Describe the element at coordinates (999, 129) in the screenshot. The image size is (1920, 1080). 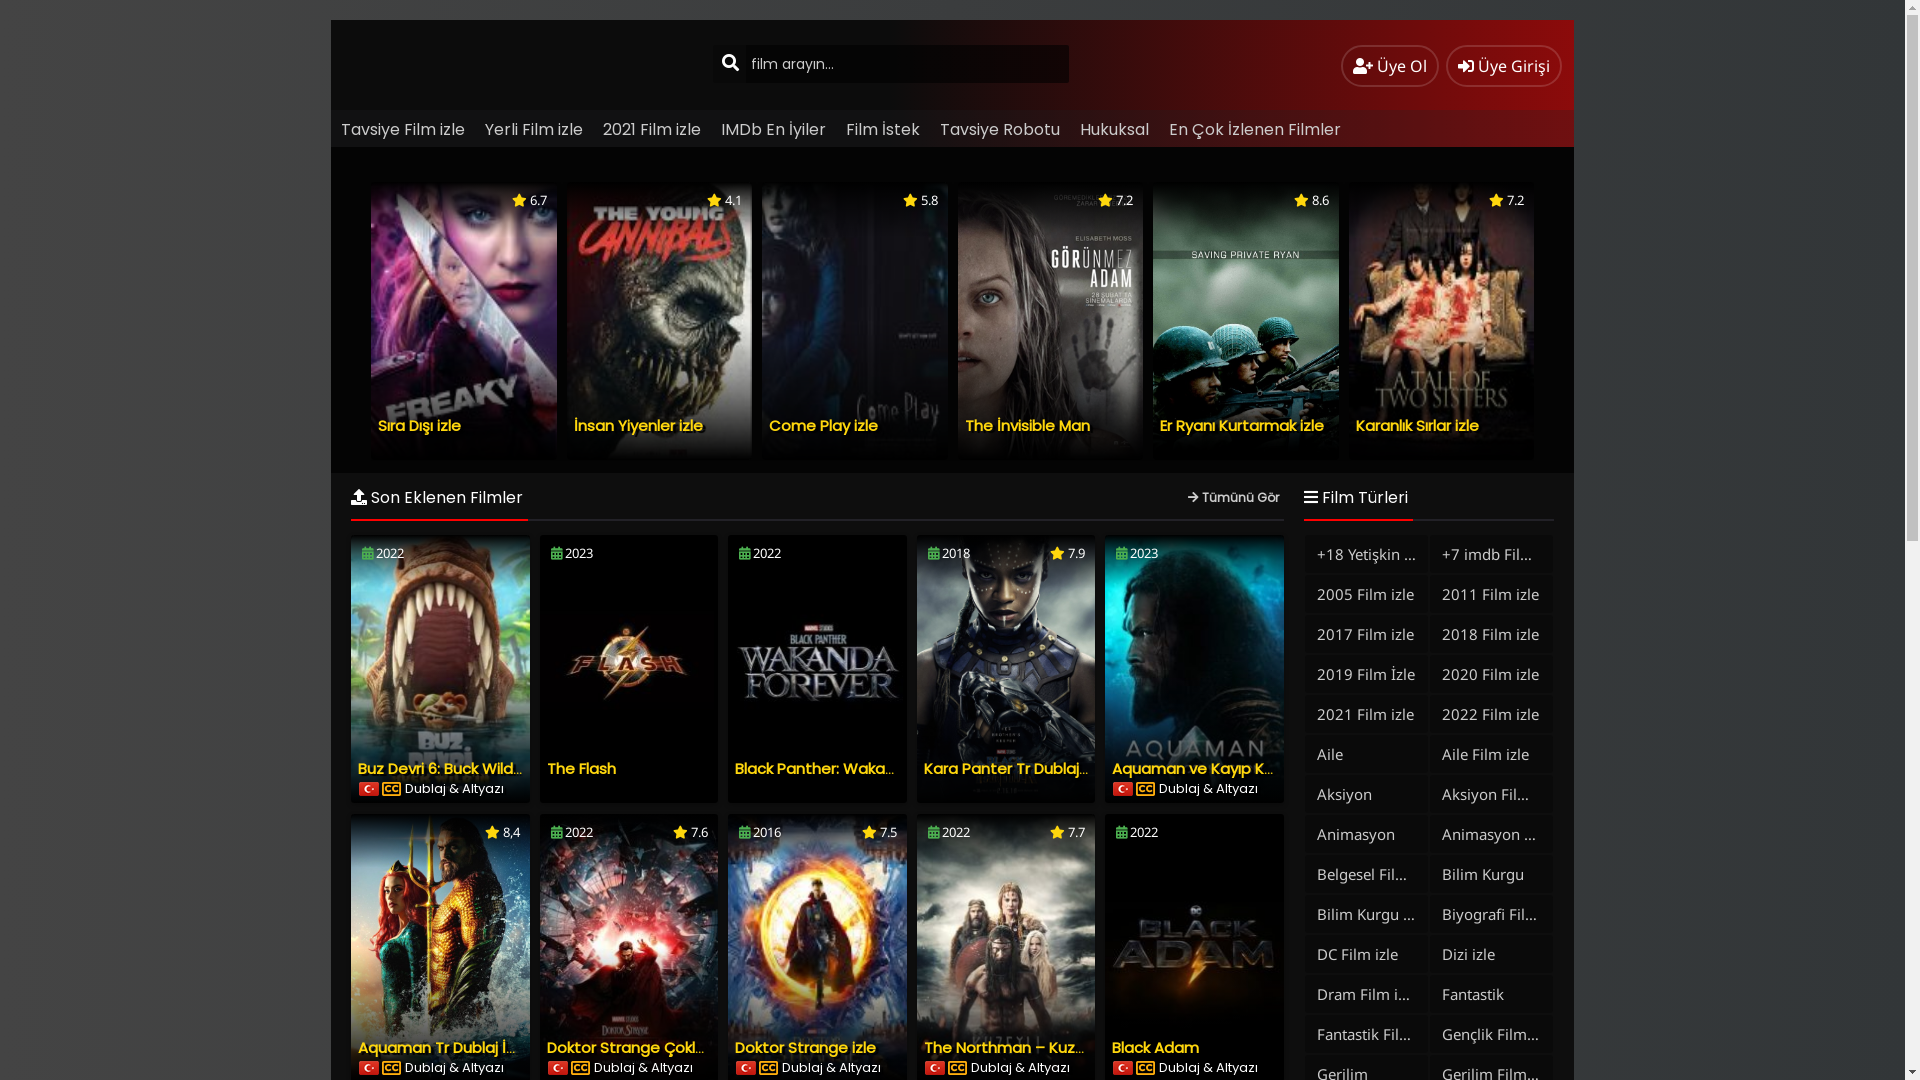
I see `'Tavsiye Robotu'` at that location.